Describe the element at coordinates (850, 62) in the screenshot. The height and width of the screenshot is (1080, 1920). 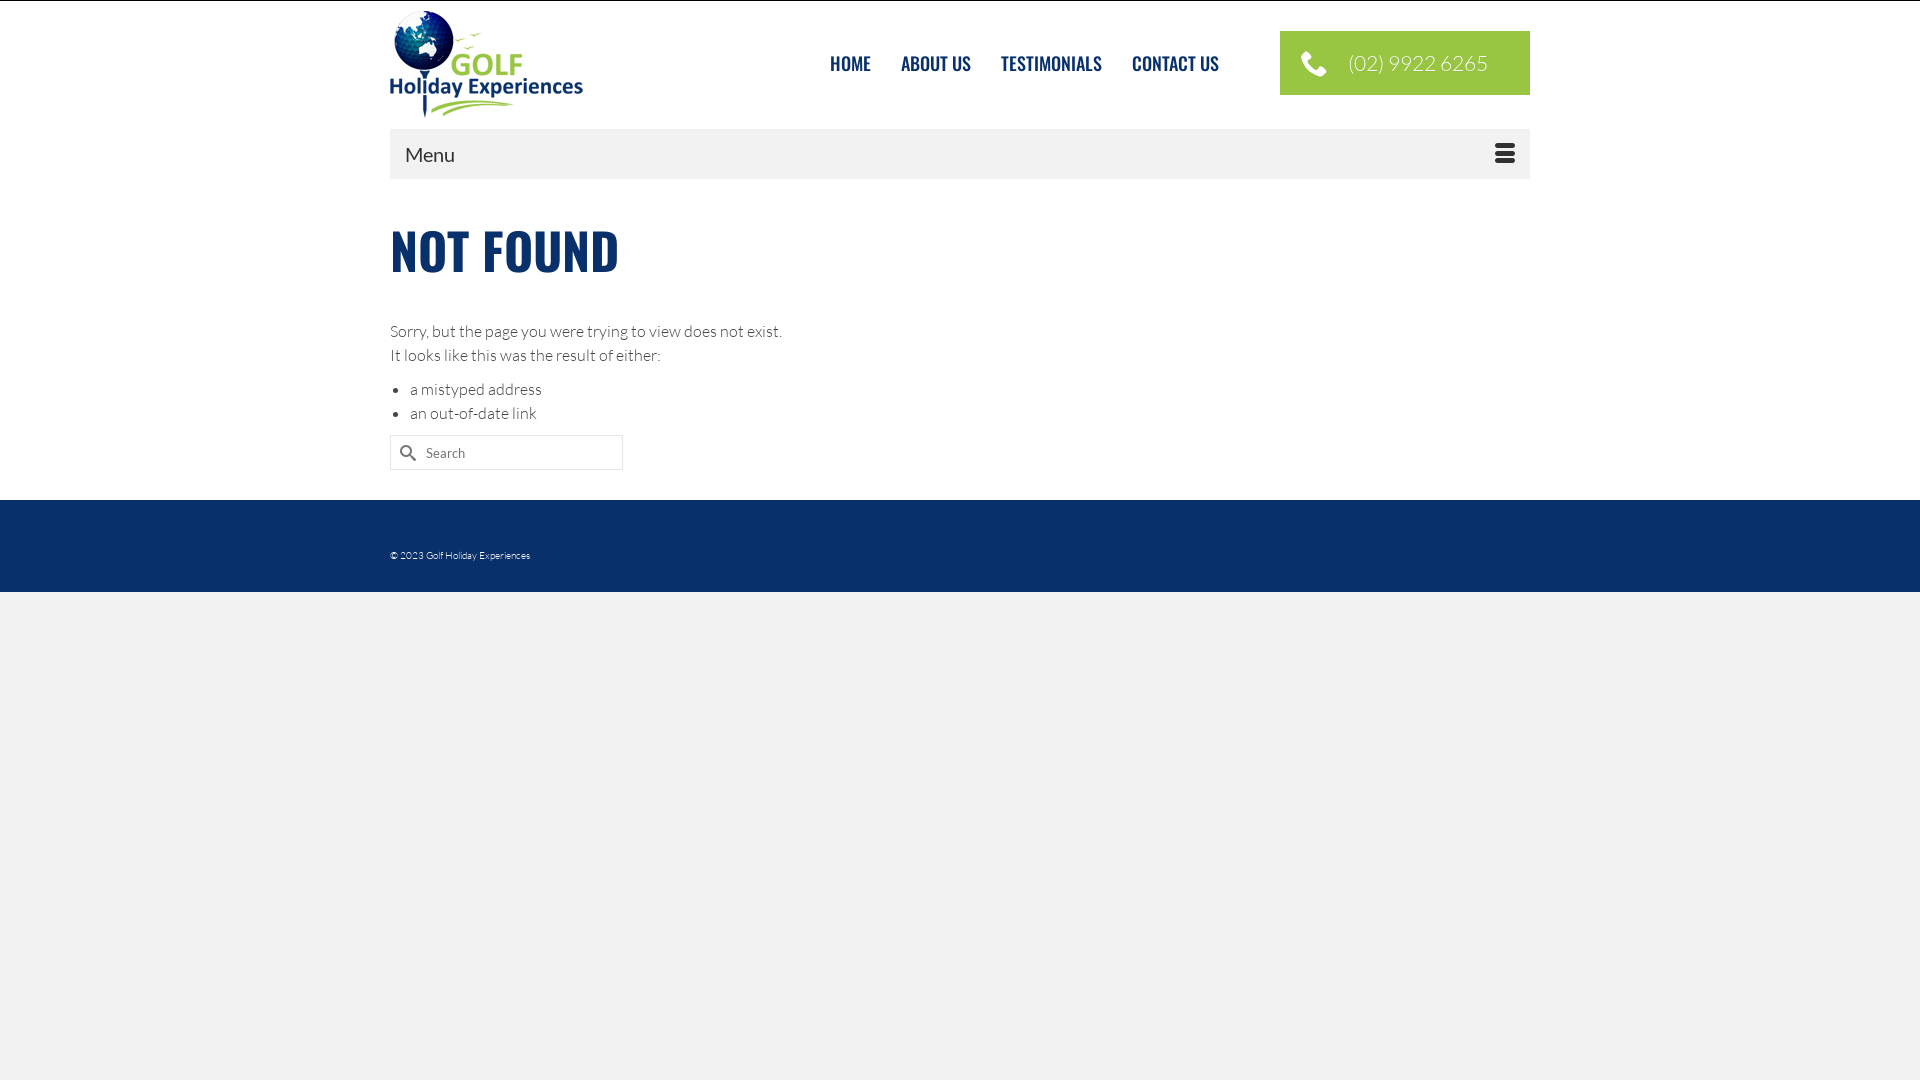
I see `'HOME'` at that location.